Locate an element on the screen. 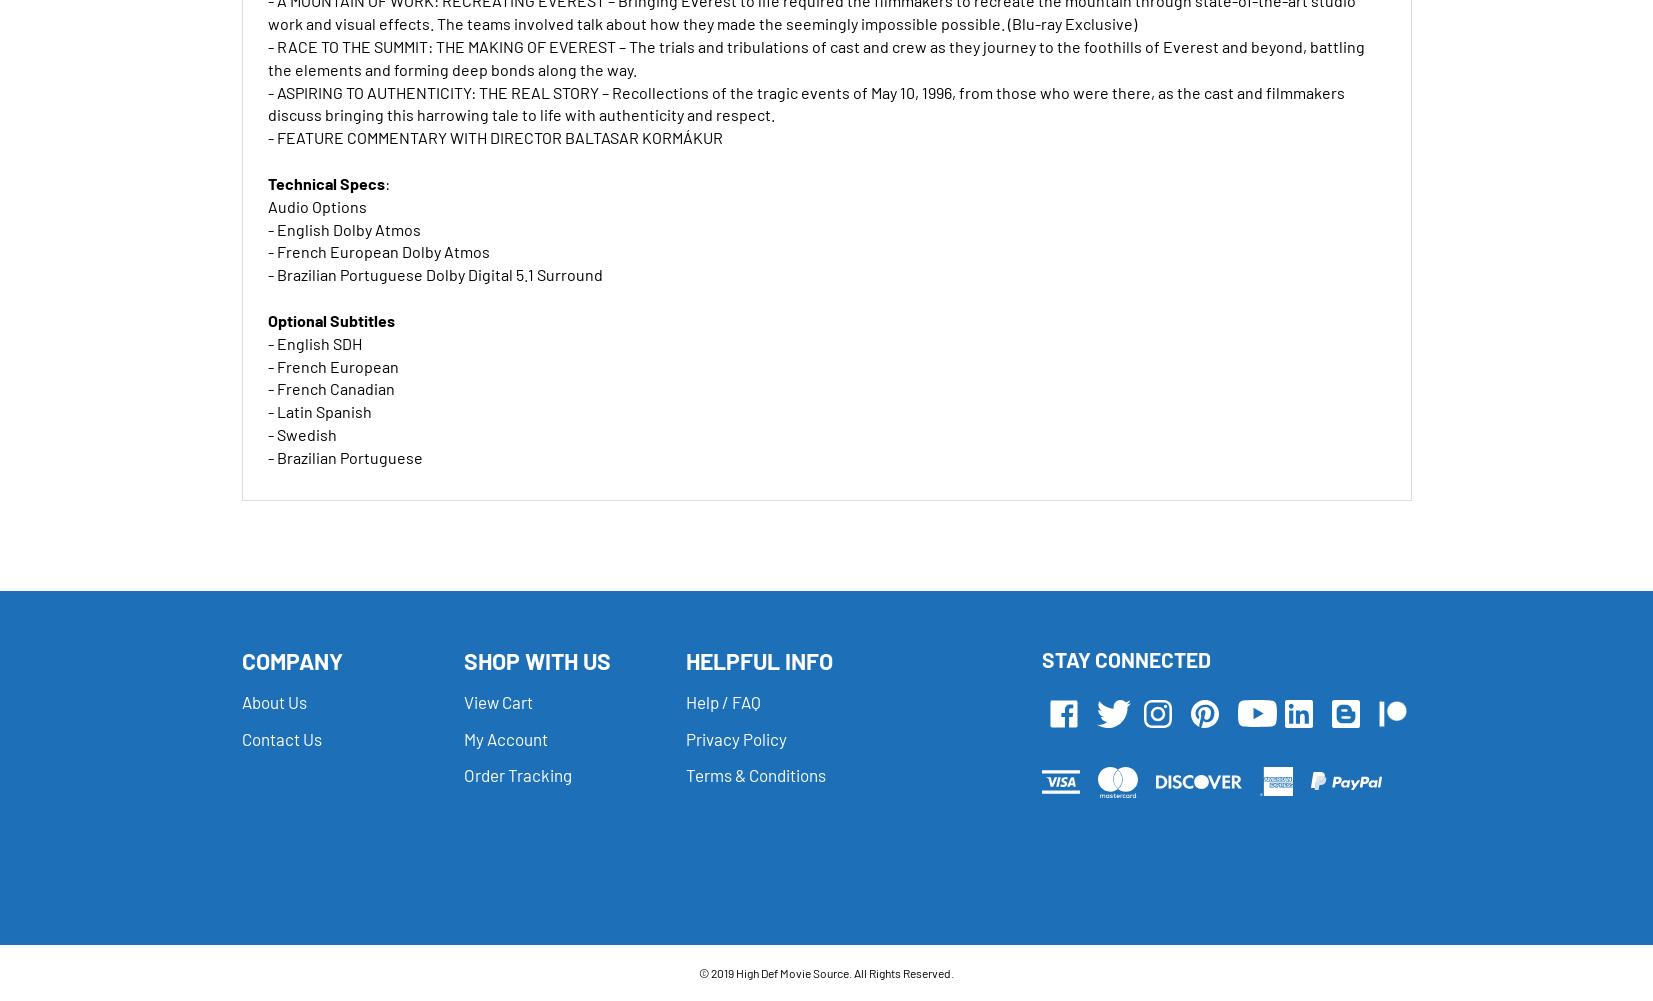 This screenshot has height=1001, width=1653. 'My Account' is located at coordinates (462, 738).